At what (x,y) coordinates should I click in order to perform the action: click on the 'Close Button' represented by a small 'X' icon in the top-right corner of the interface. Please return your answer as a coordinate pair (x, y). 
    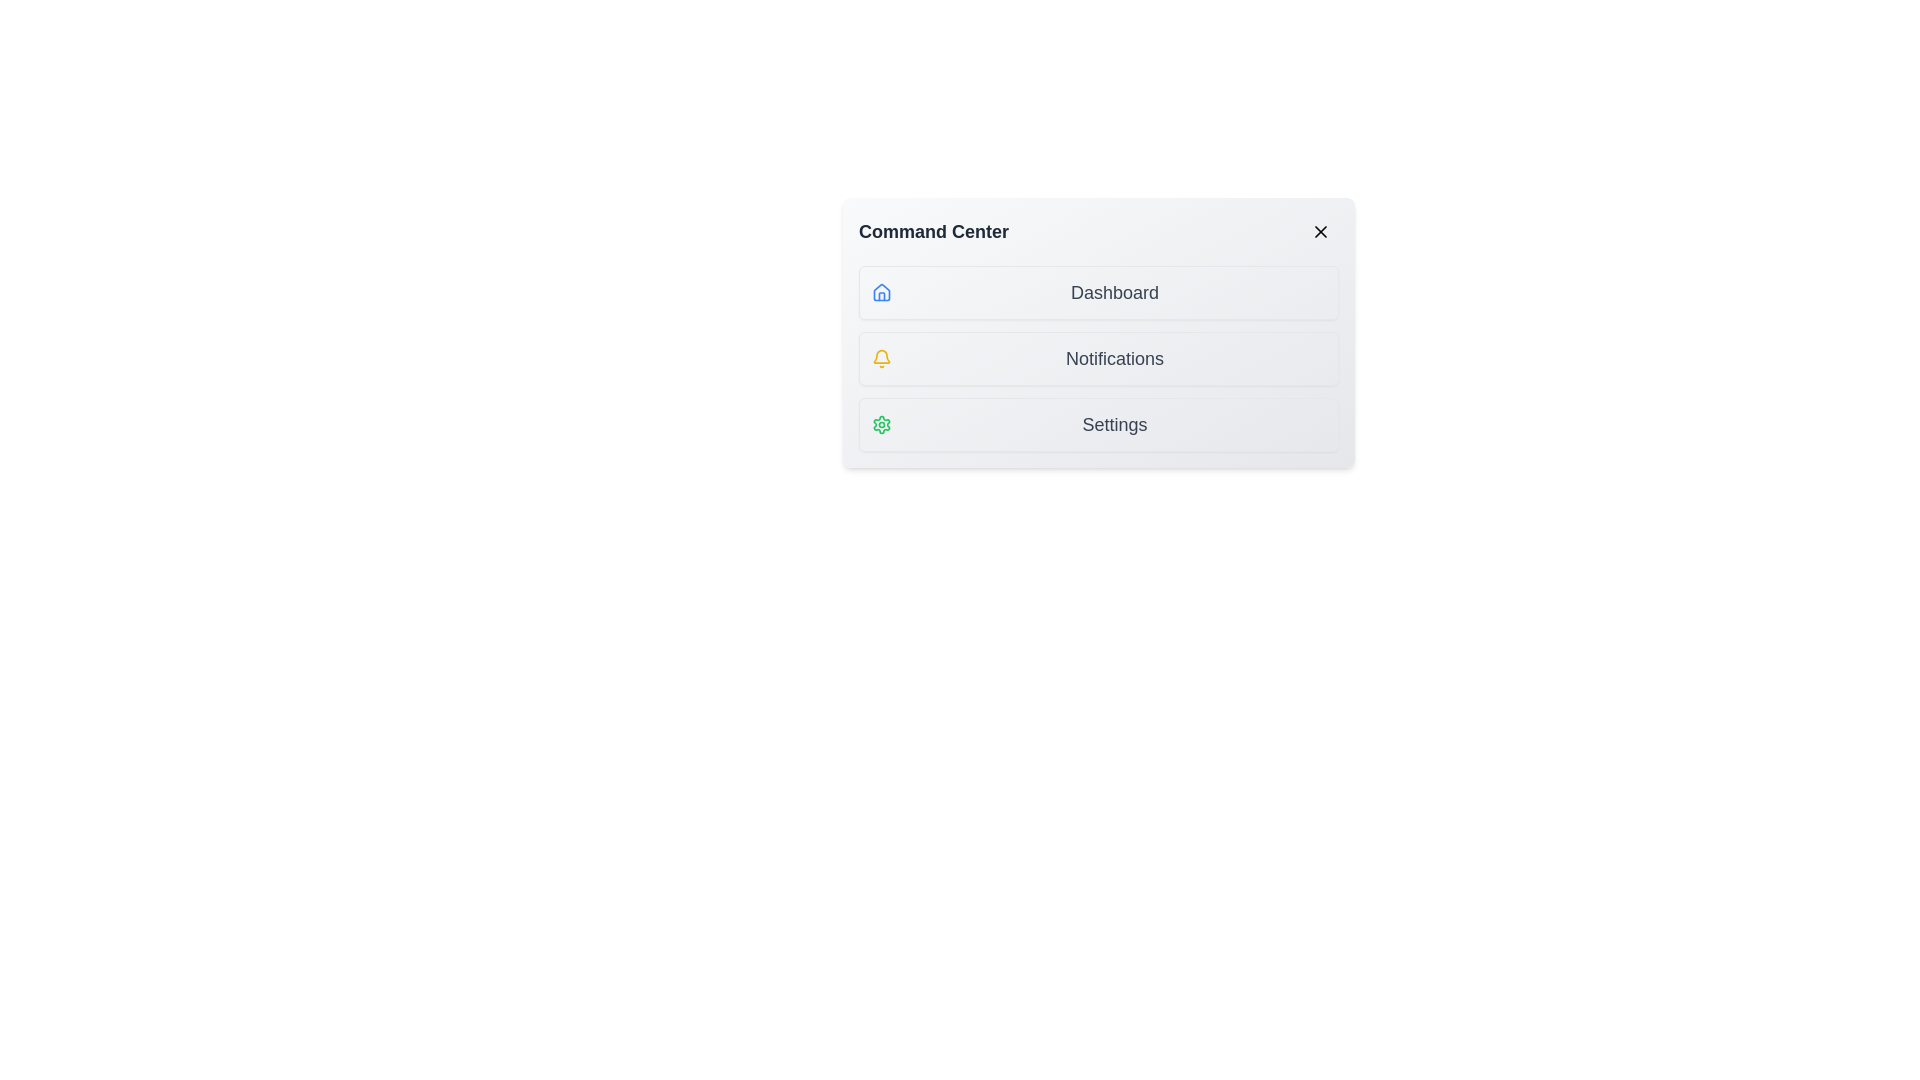
    Looking at the image, I should click on (1320, 230).